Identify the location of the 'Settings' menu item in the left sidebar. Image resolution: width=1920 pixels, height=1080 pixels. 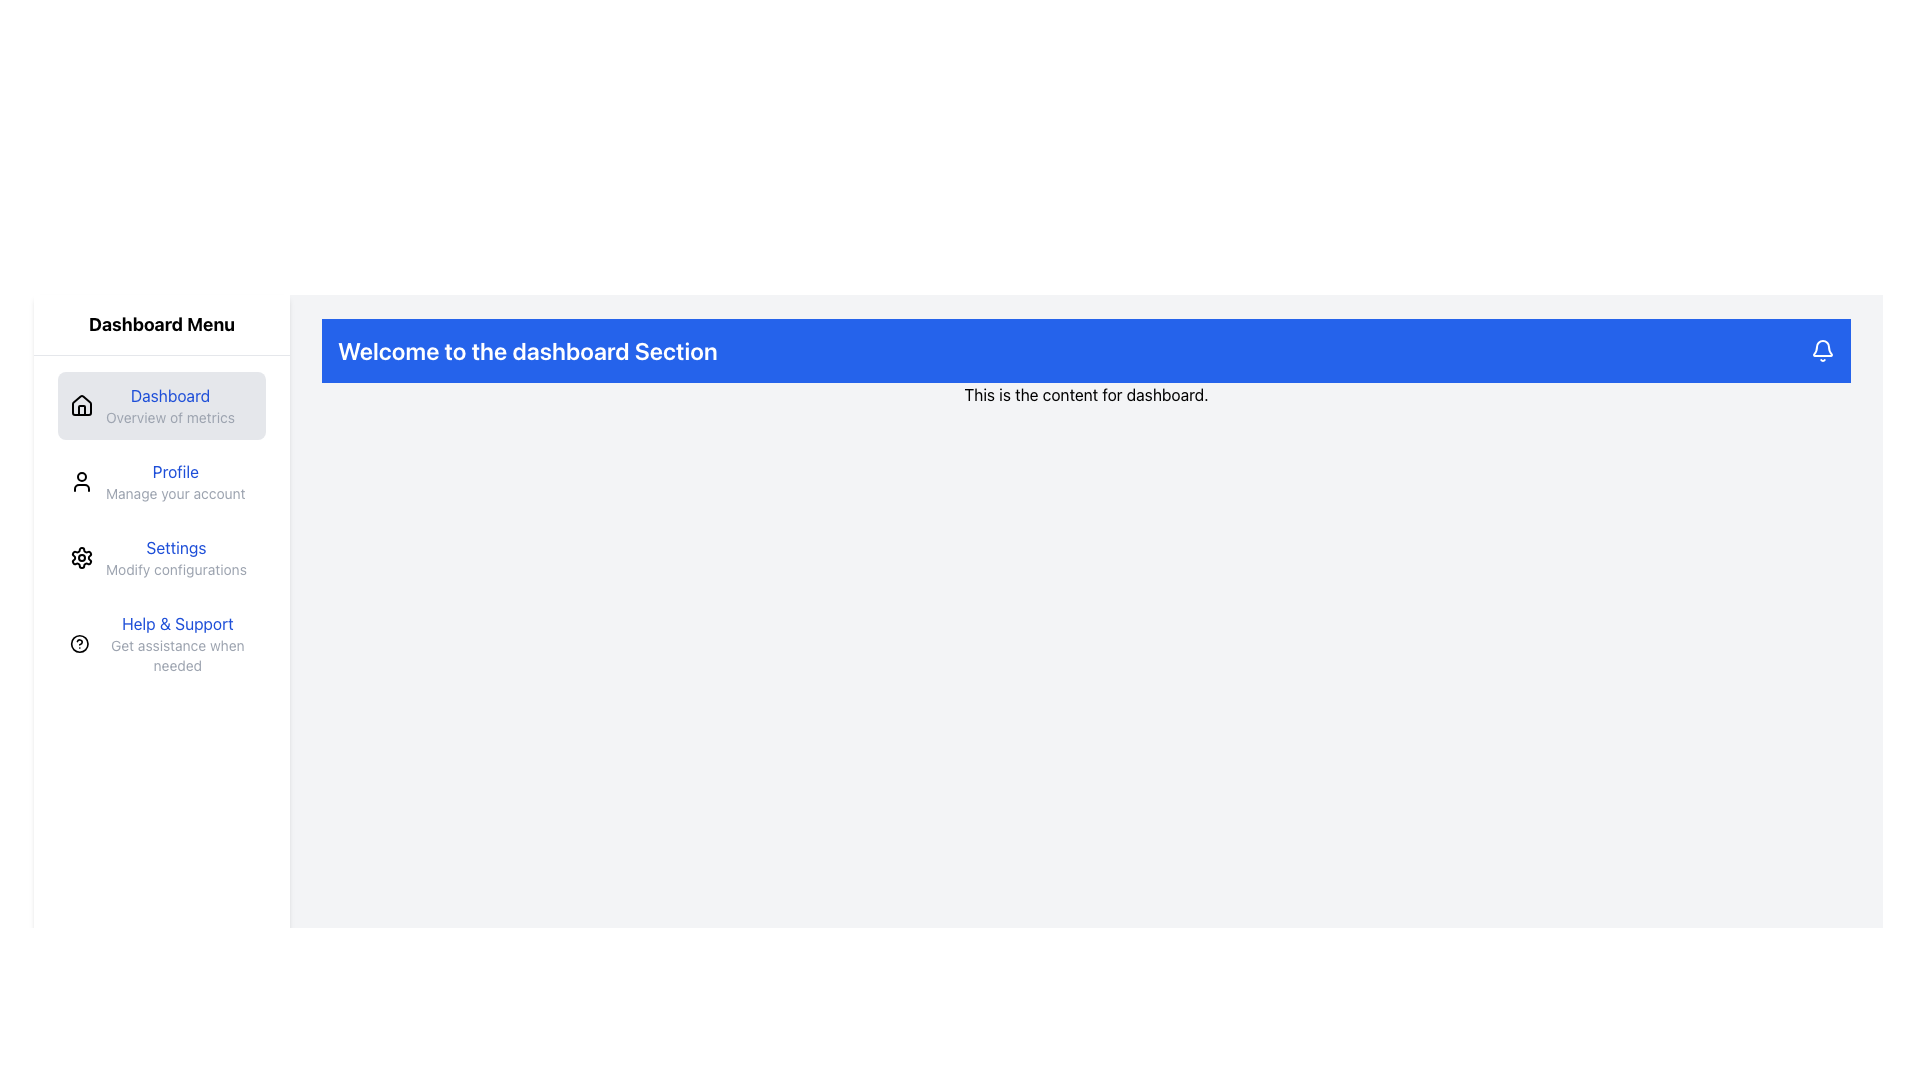
(176, 558).